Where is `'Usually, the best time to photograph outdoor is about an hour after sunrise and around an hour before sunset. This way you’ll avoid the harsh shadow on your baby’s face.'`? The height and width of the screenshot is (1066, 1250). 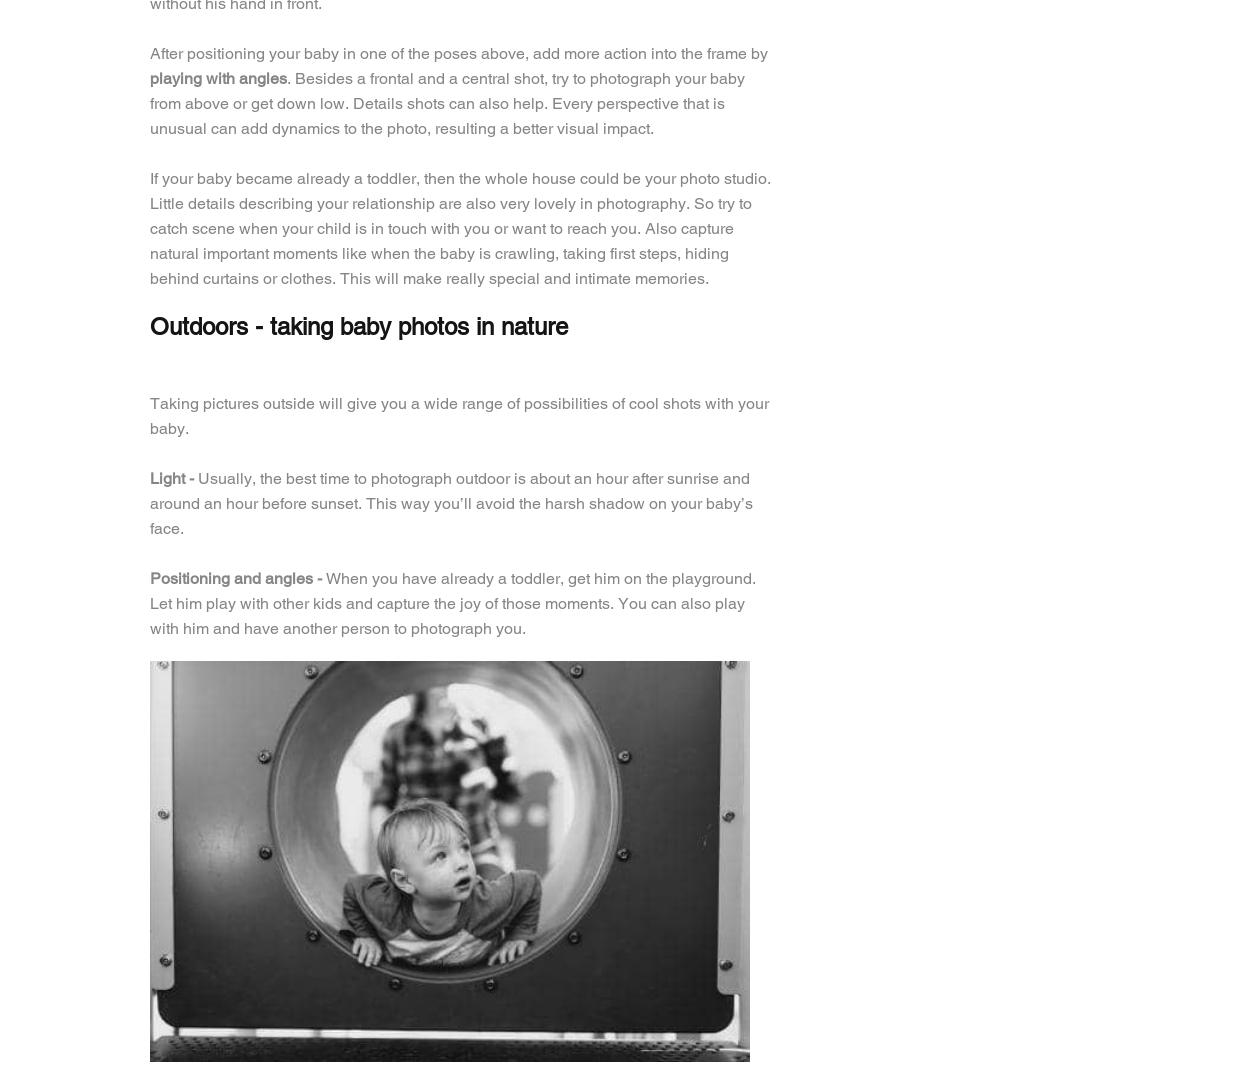 'Usually, the best time to photograph outdoor is about an hour after sunrise and around an hour before sunset. This way you’ll avoid the harsh shadow on your baby’s face.' is located at coordinates (150, 503).